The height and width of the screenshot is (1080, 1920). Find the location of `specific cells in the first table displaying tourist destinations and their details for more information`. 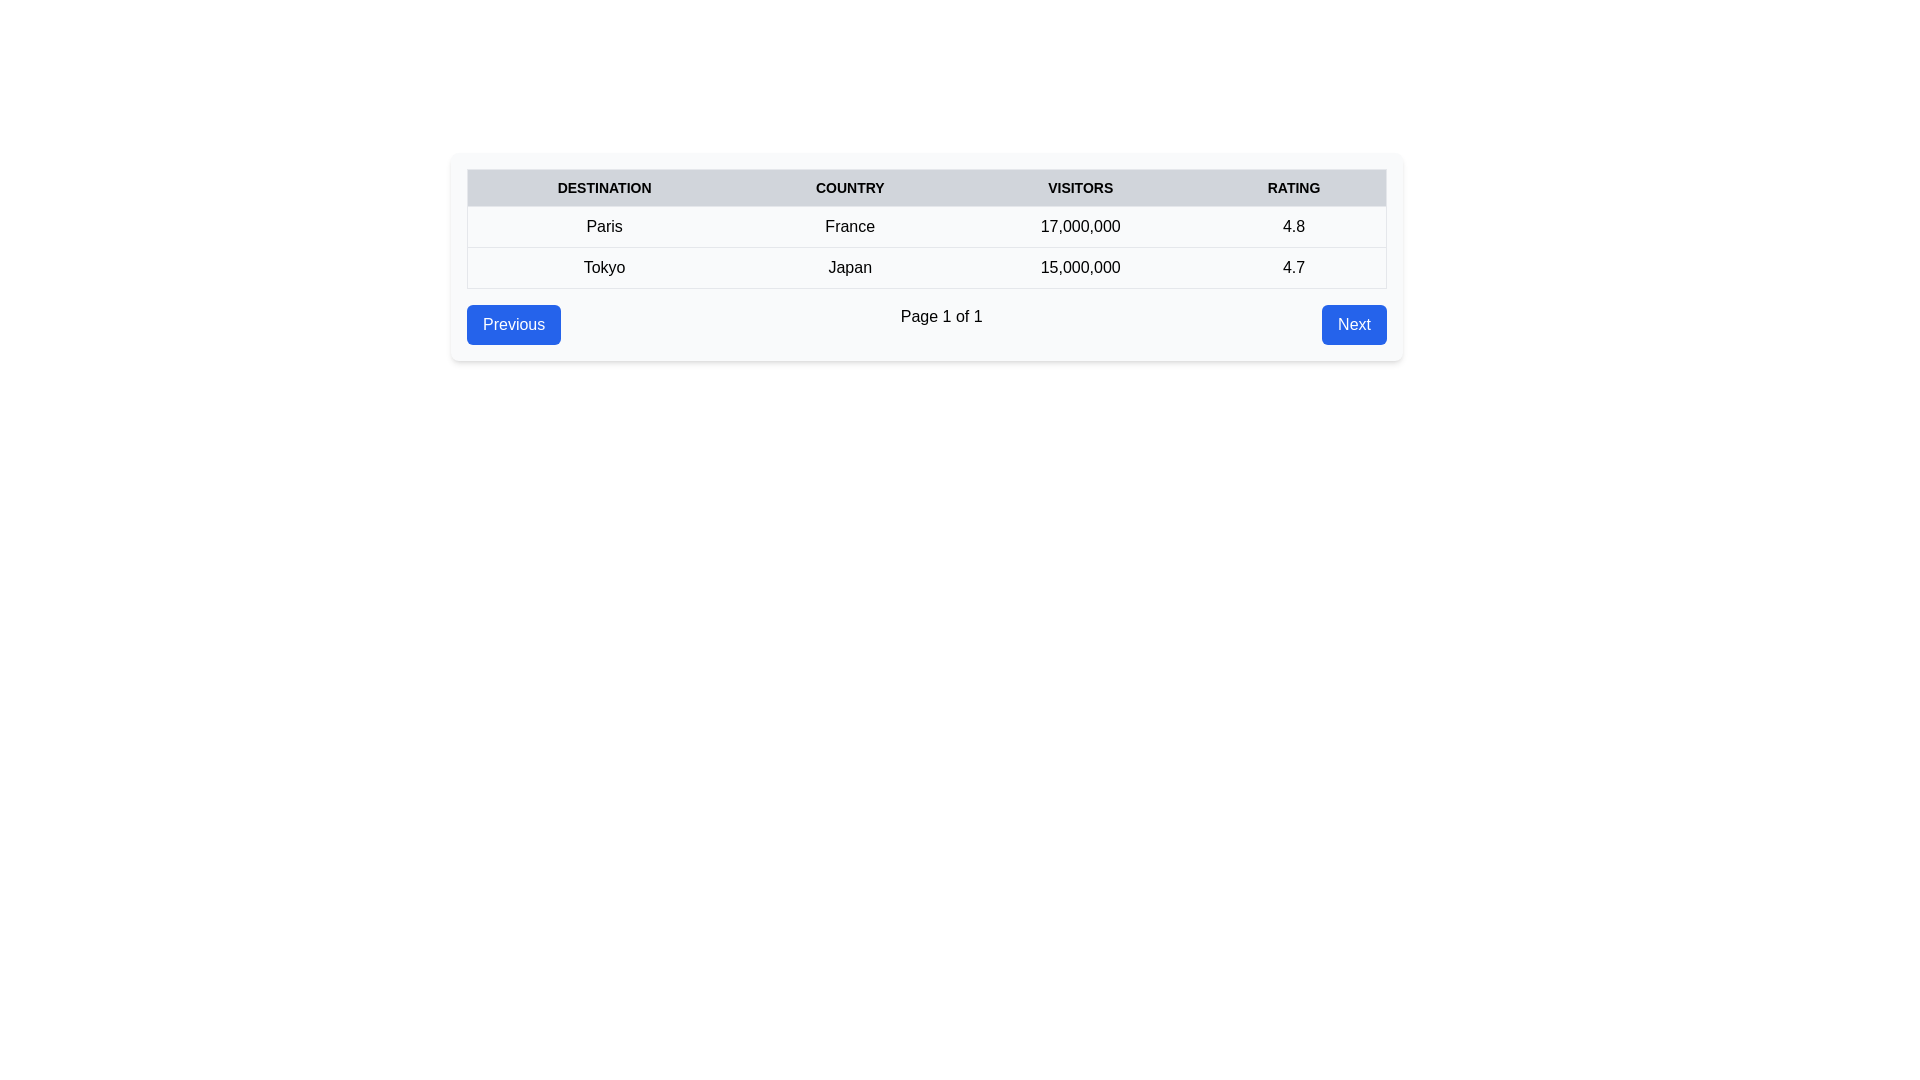

specific cells in the first table displaying tourist destinations and their details for more information is located at coordinates (925, 256).